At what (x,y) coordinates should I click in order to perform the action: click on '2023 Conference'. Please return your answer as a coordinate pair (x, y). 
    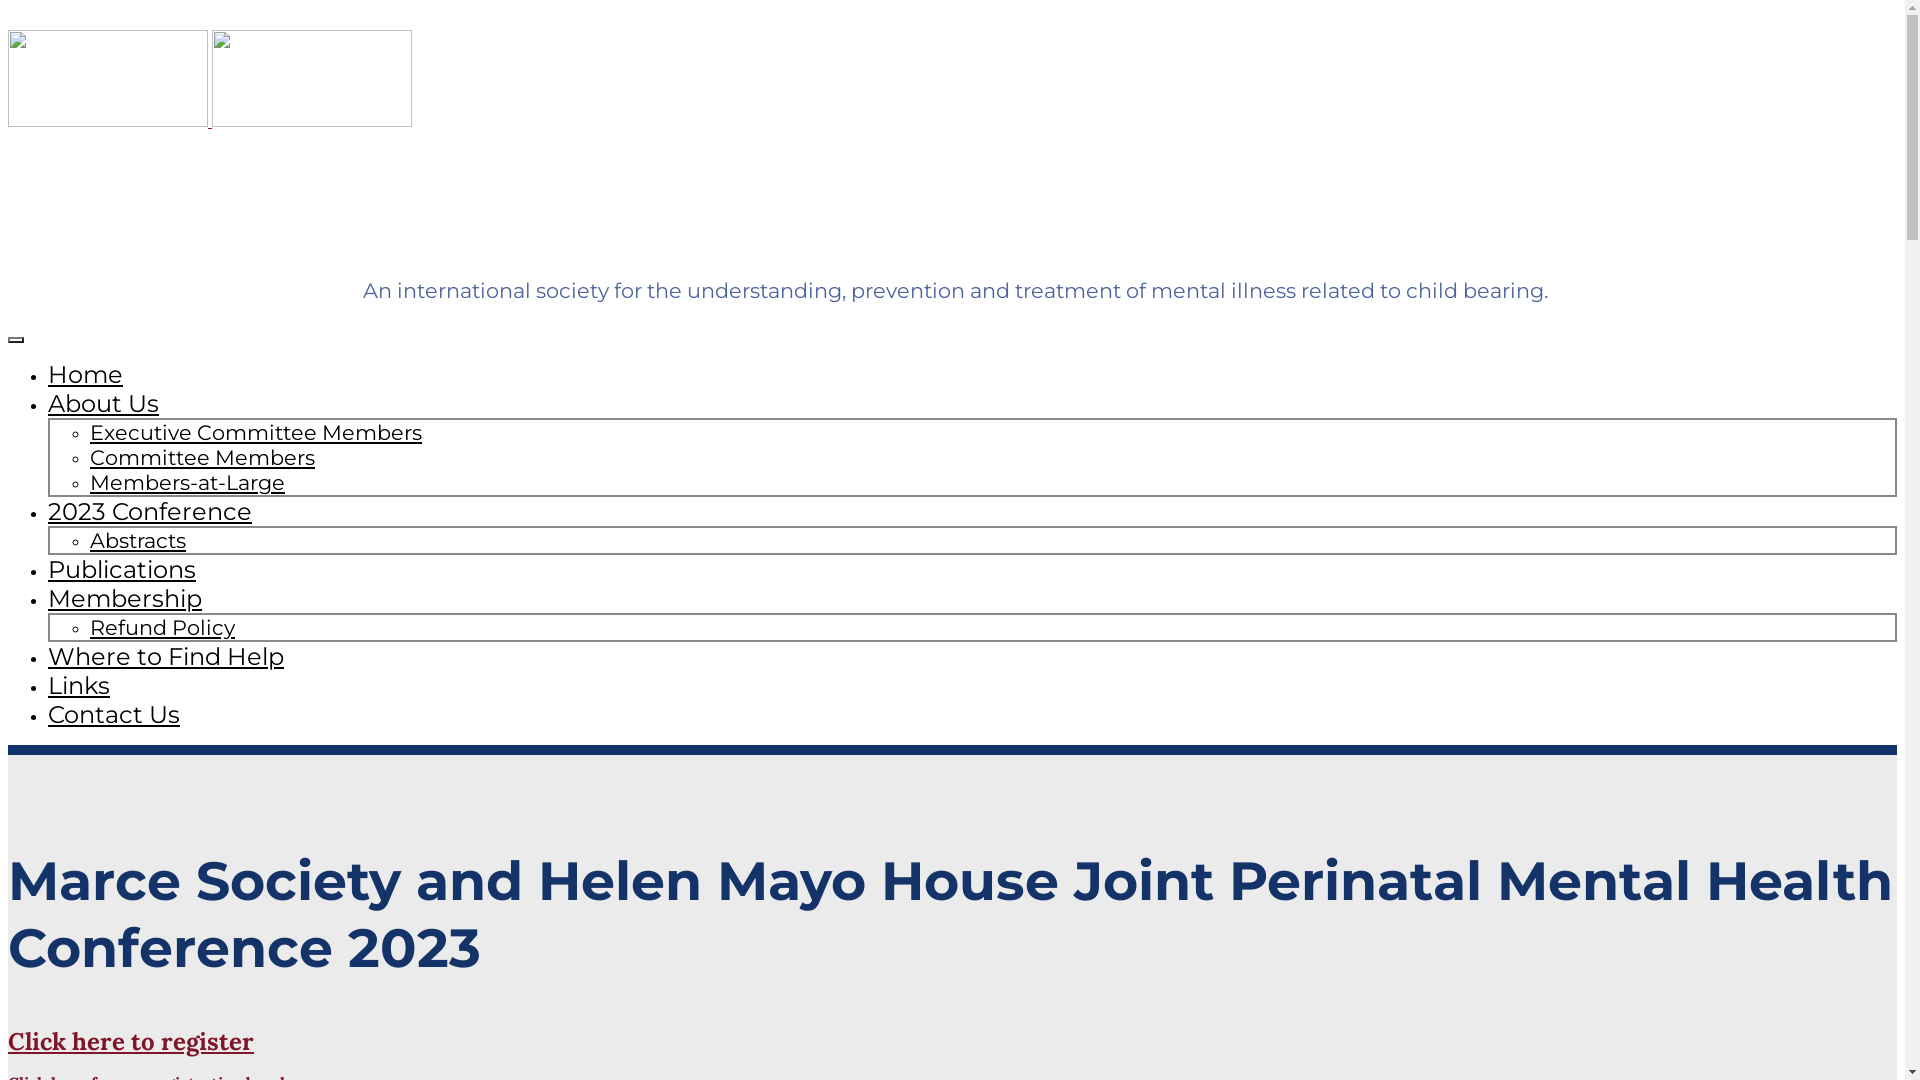
    Looking at the image, I should click on (148, 510).